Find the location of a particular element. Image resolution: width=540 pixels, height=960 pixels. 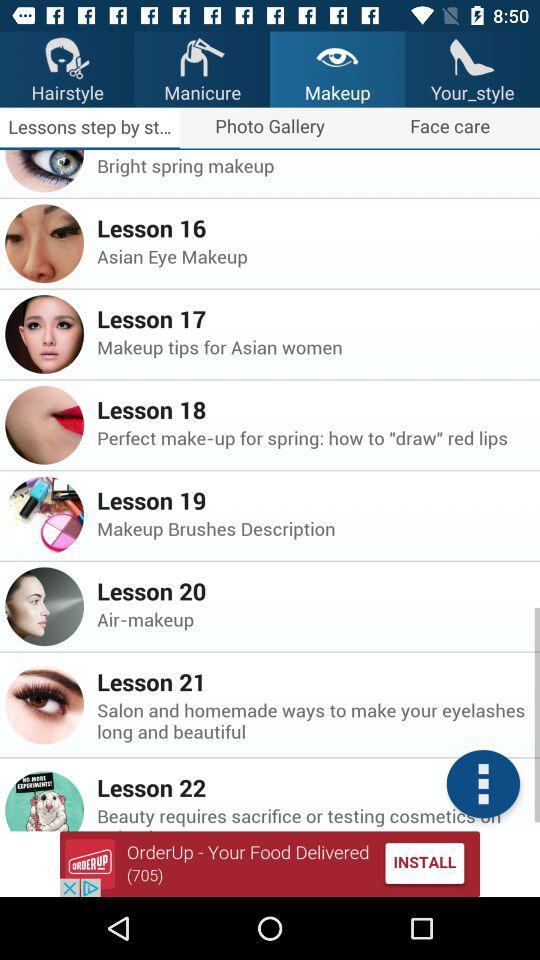

gallery tool boy is located at coordinates (482, 784).